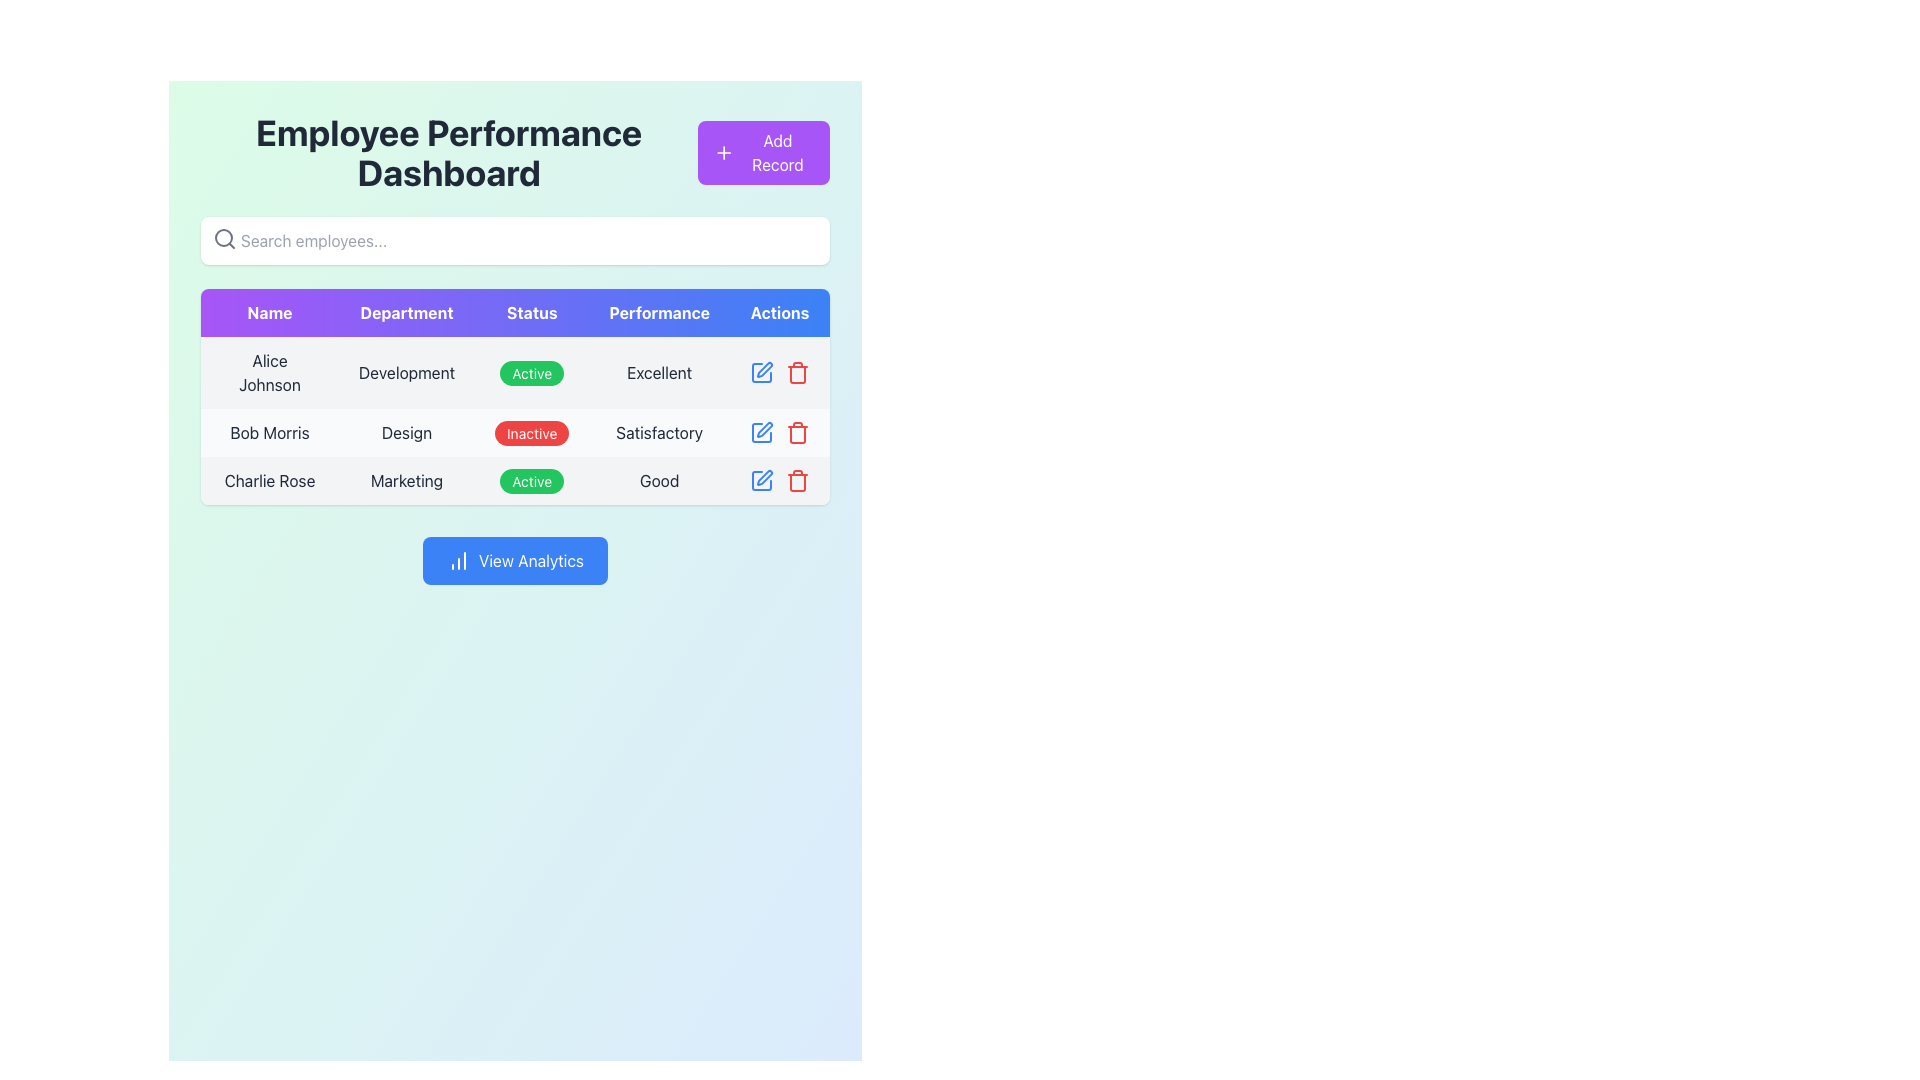 The height and width of the screenshot is (1080, 1920). Describe the element at coordinates (761, 481) in the screenshot. I see `the editing button associated with the row for 'Charlie Rose'` at that location.